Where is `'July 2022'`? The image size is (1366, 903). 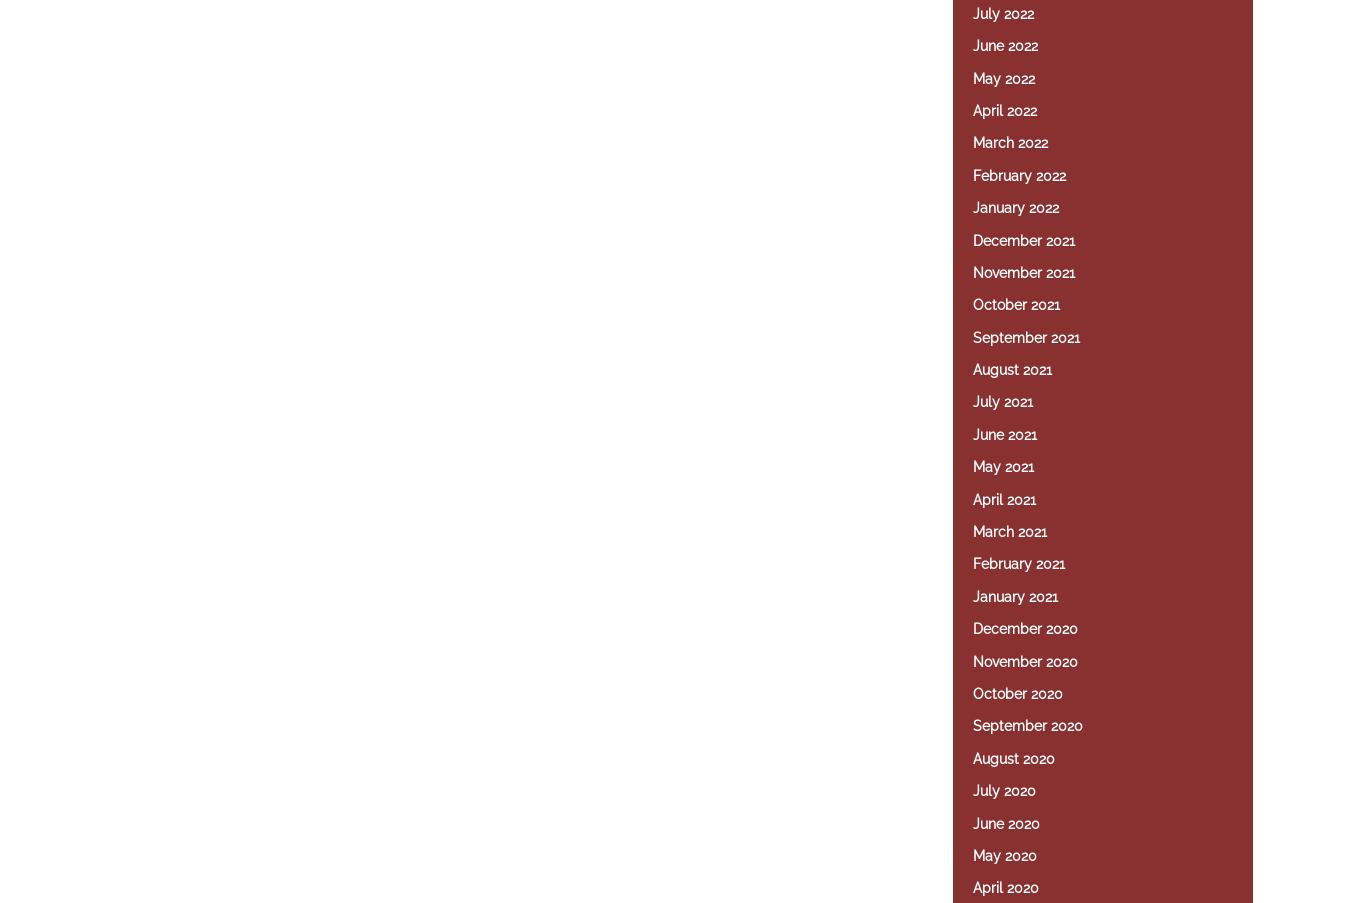 'July 2022' is located at coordinates (1003, 12).